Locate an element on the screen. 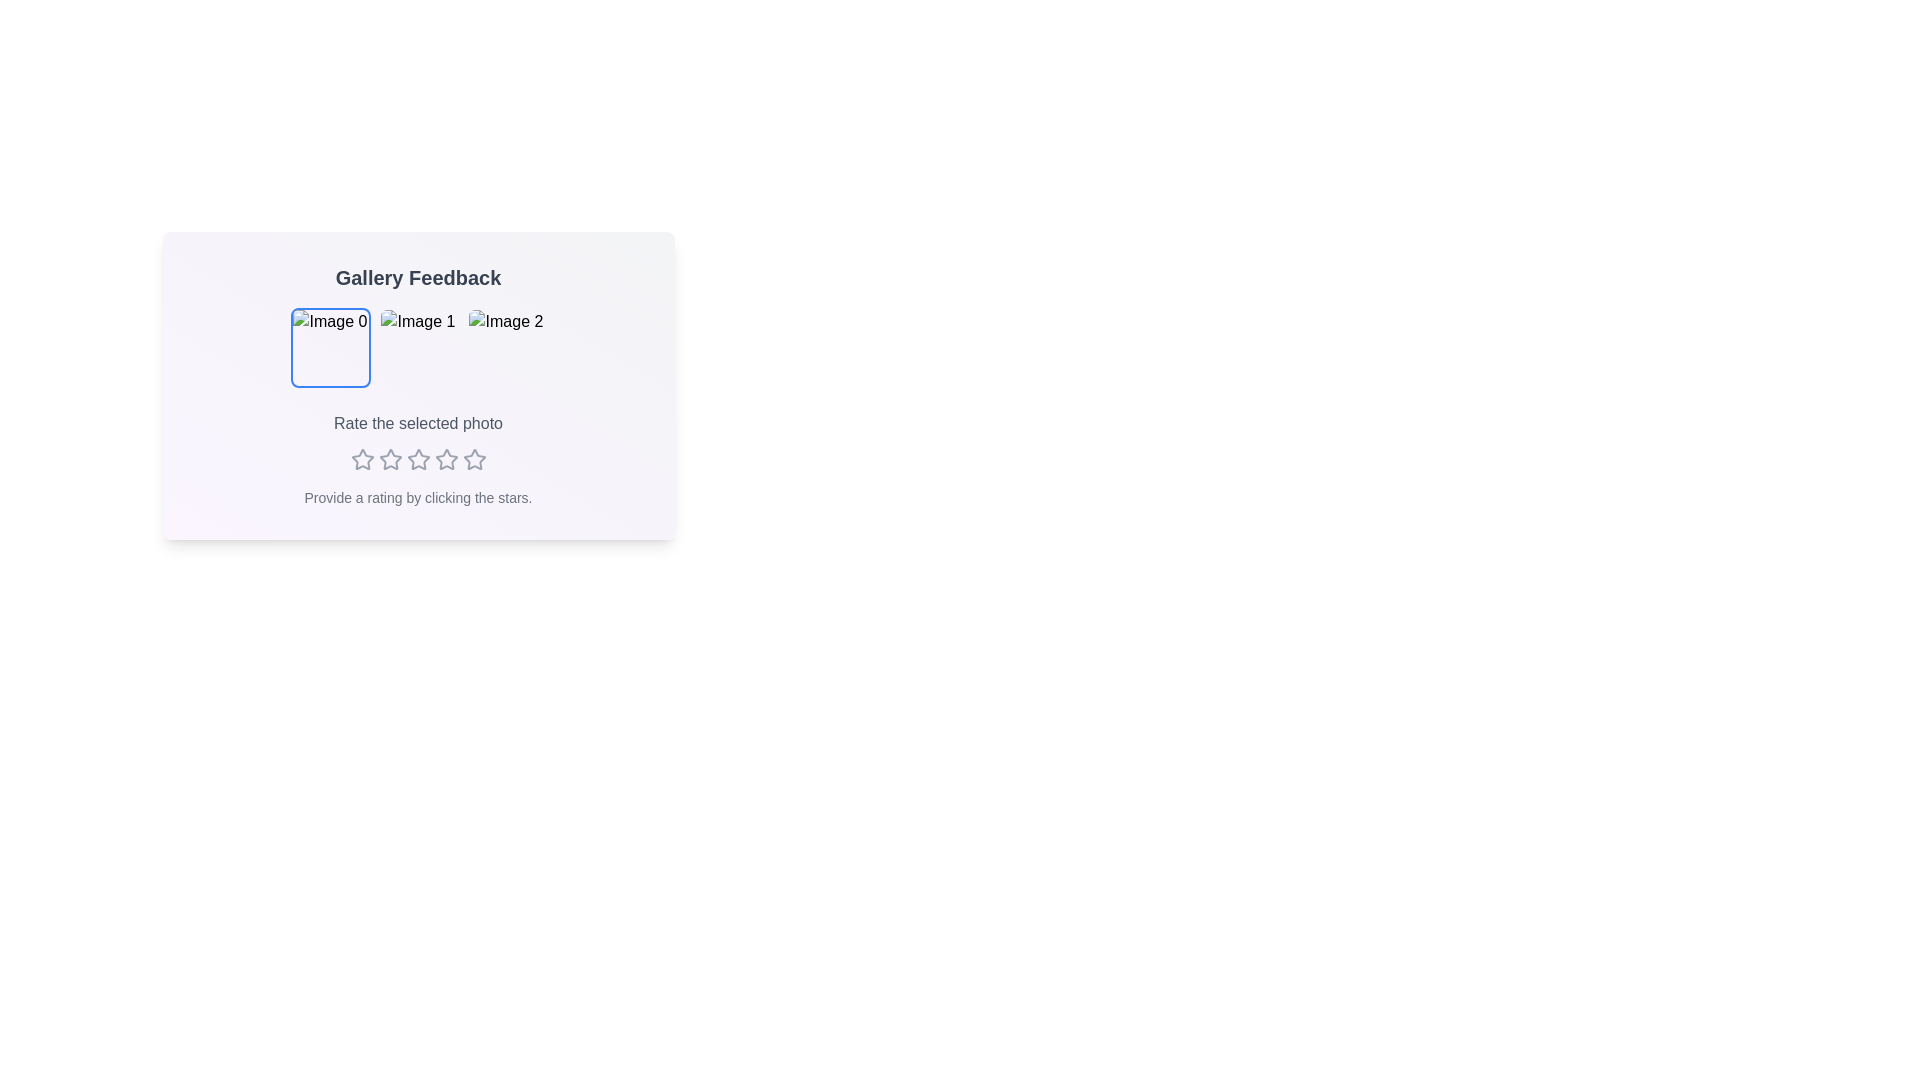  the static text label that displays 'Provide a rating by clicking the stars.' in gray font, located below the star rating component is located at coordinates (417, 496).